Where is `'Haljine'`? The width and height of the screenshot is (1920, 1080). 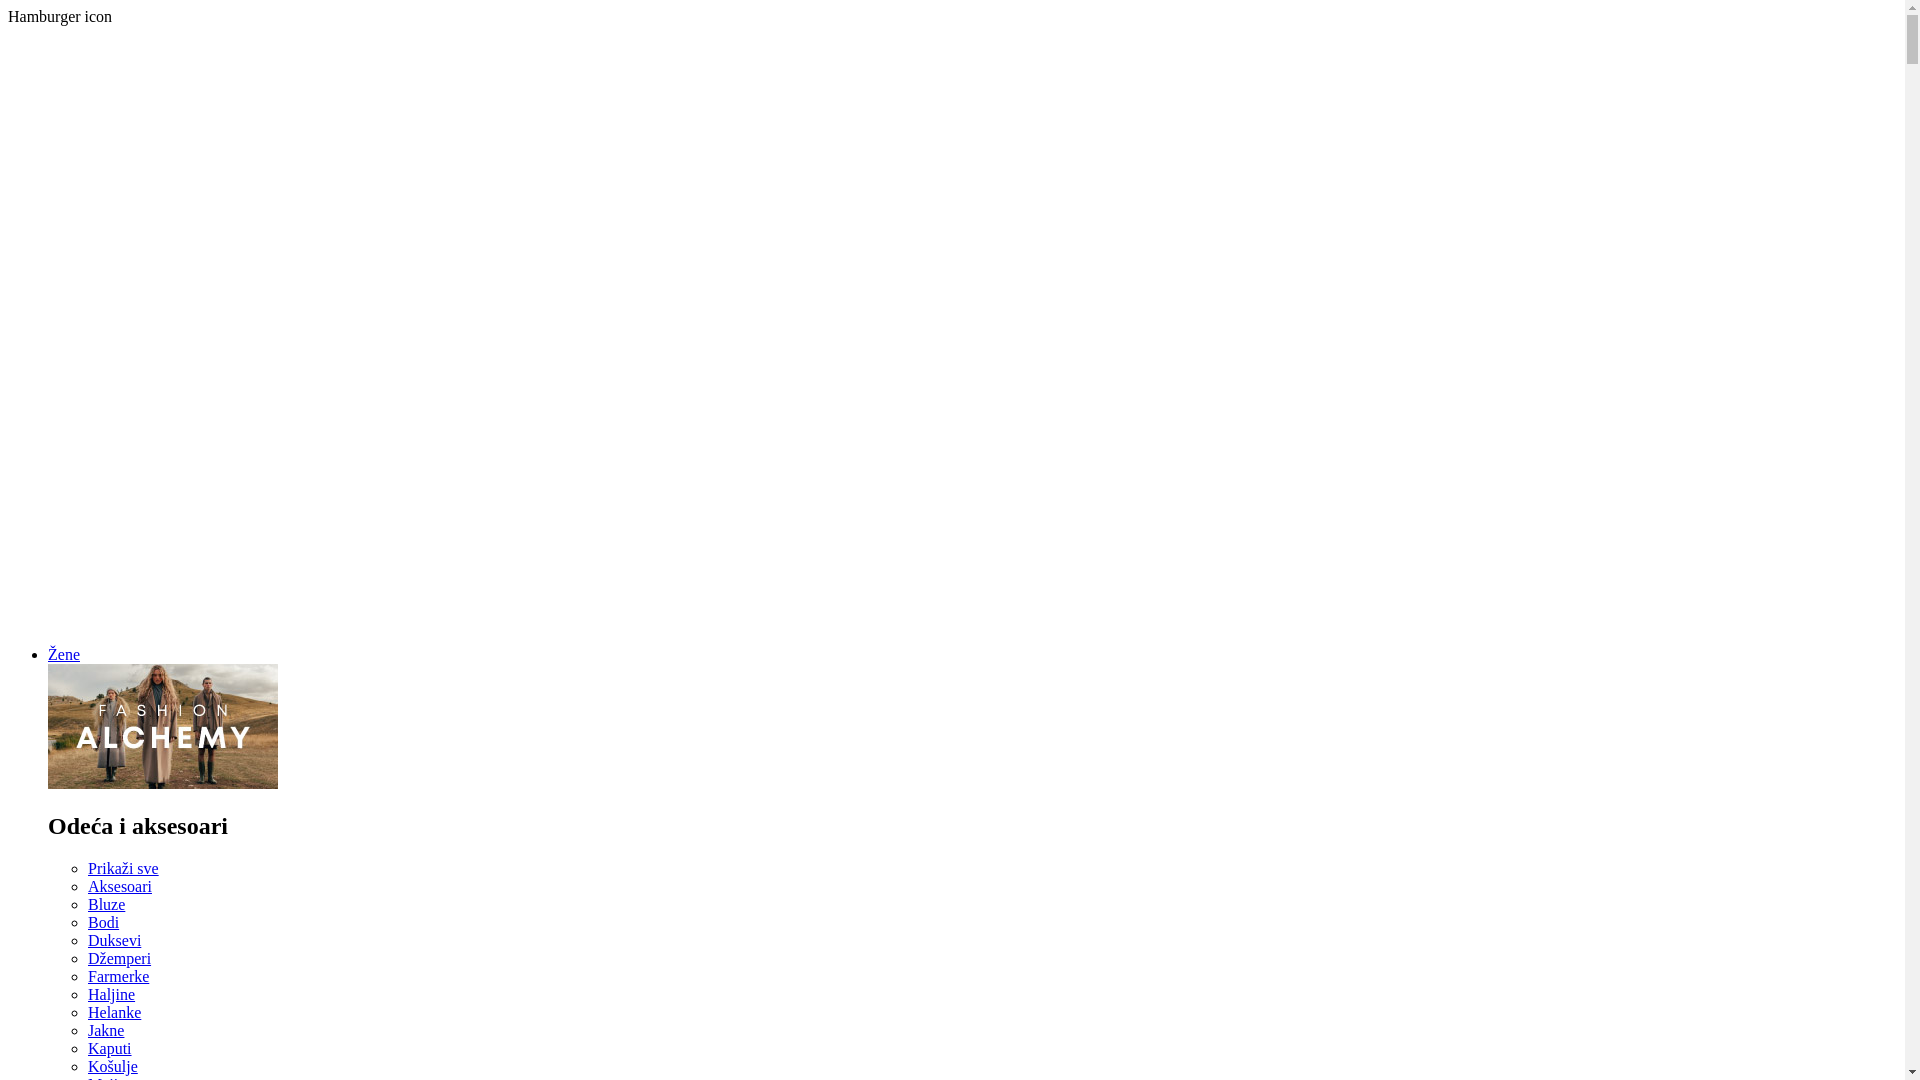 'Haljine' is located at coordinates (110, 994).